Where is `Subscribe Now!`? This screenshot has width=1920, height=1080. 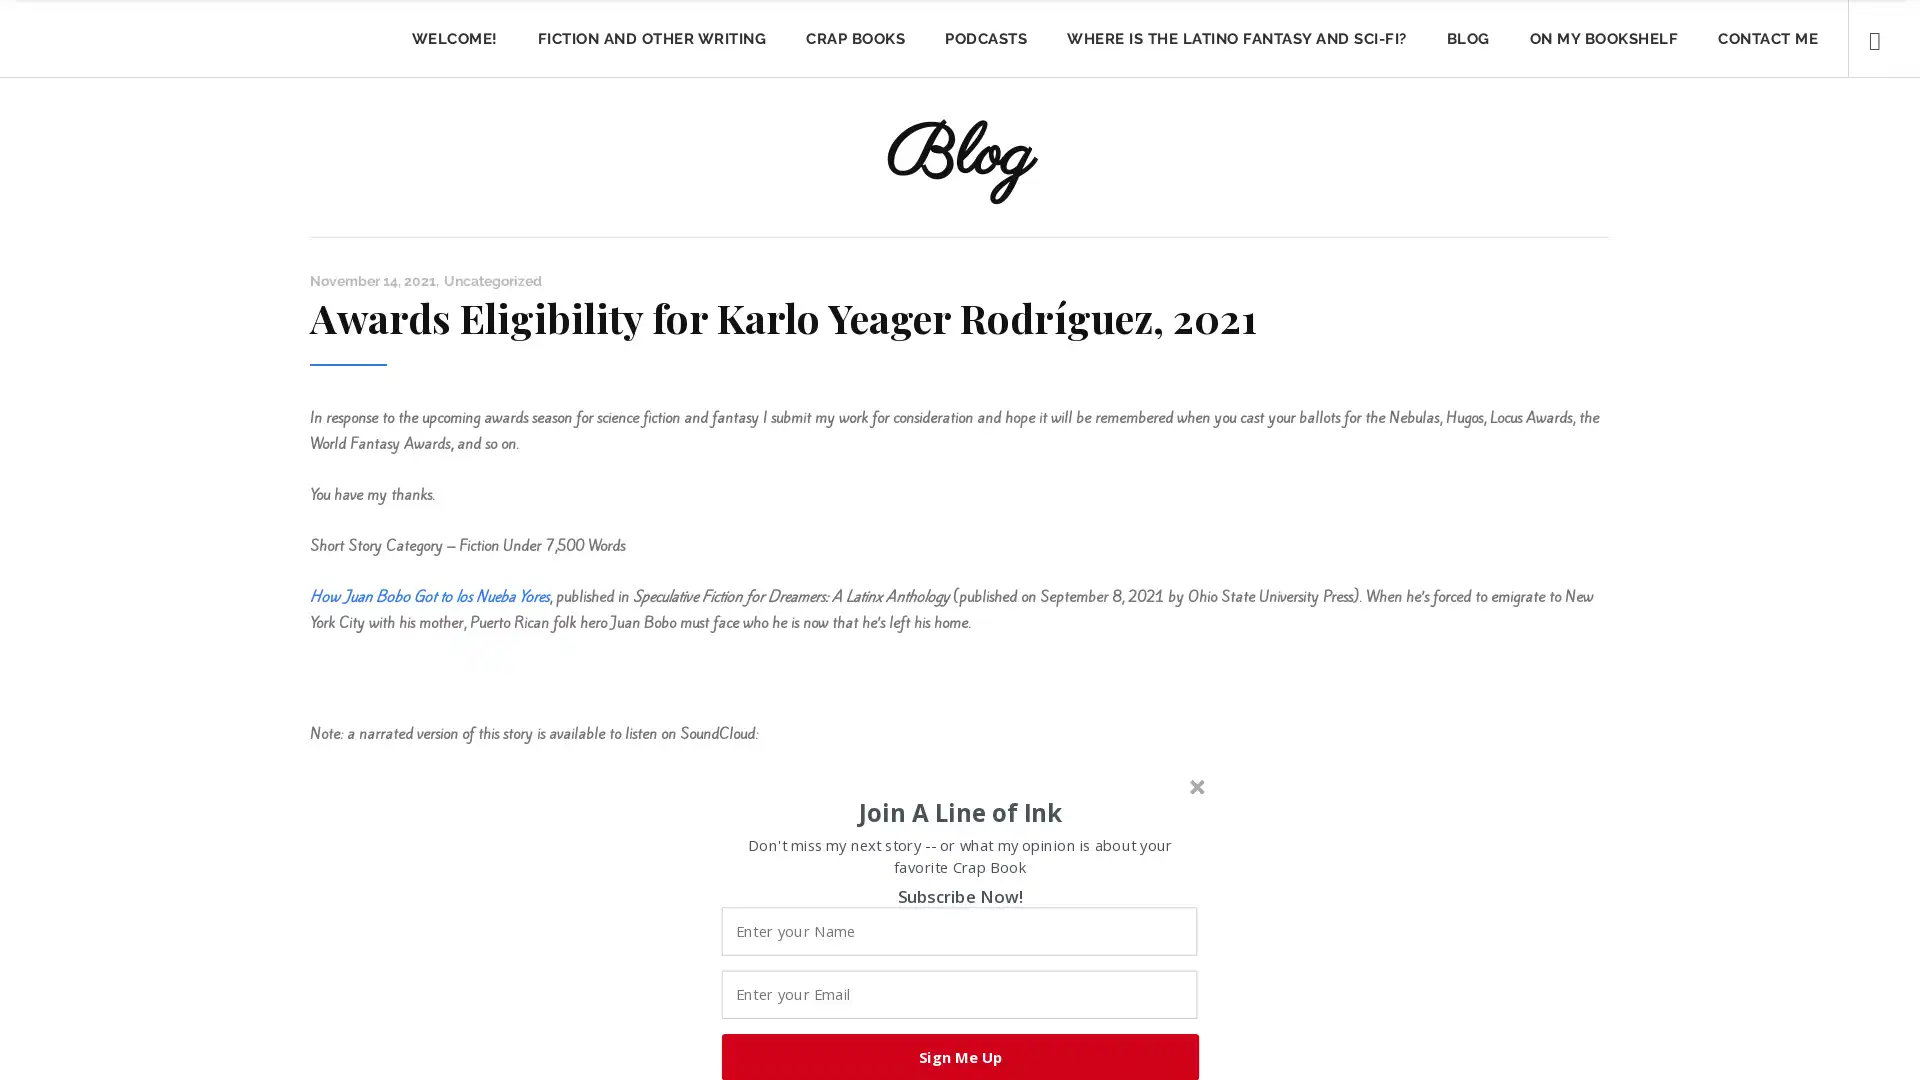
Subscribe Now! is located at coordinates (958, 894).